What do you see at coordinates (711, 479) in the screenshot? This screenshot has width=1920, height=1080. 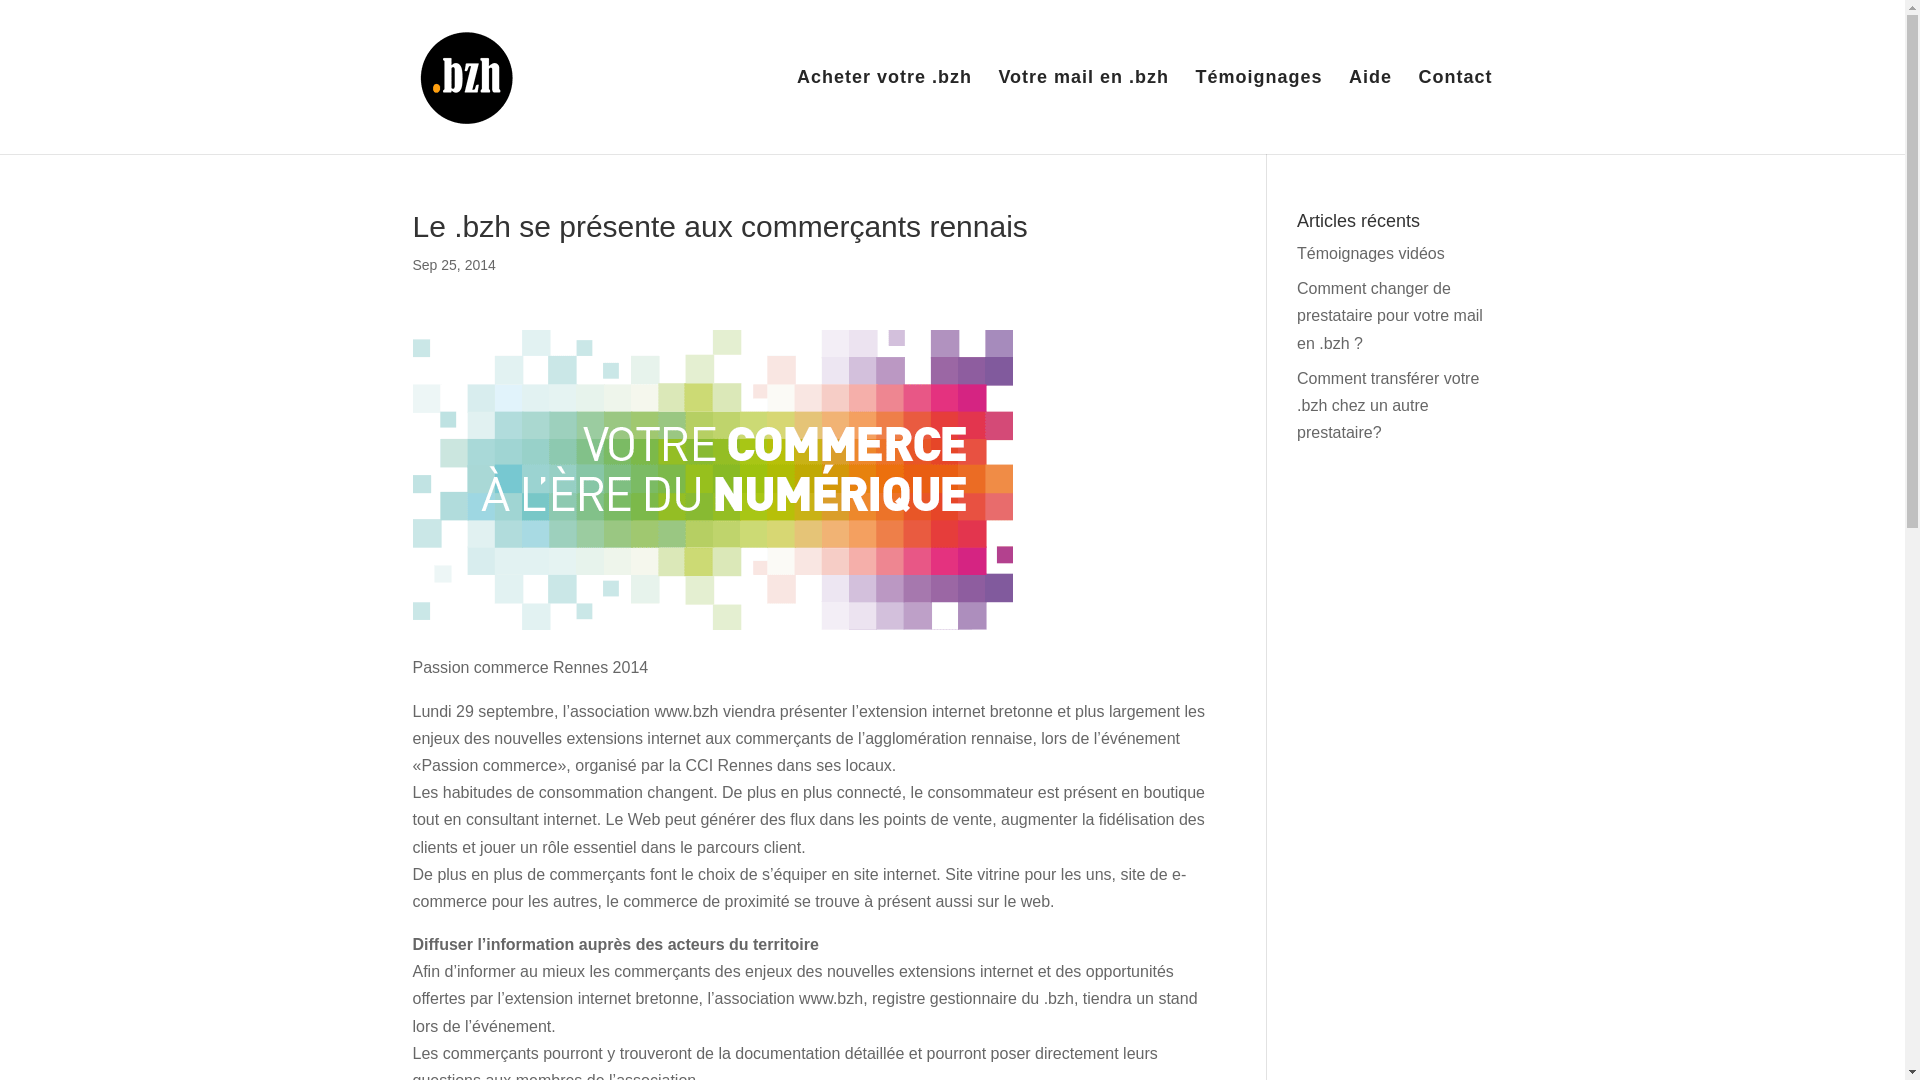 I see `'Passion commerce Rennes 2014'` at bounding box center [711, 479].